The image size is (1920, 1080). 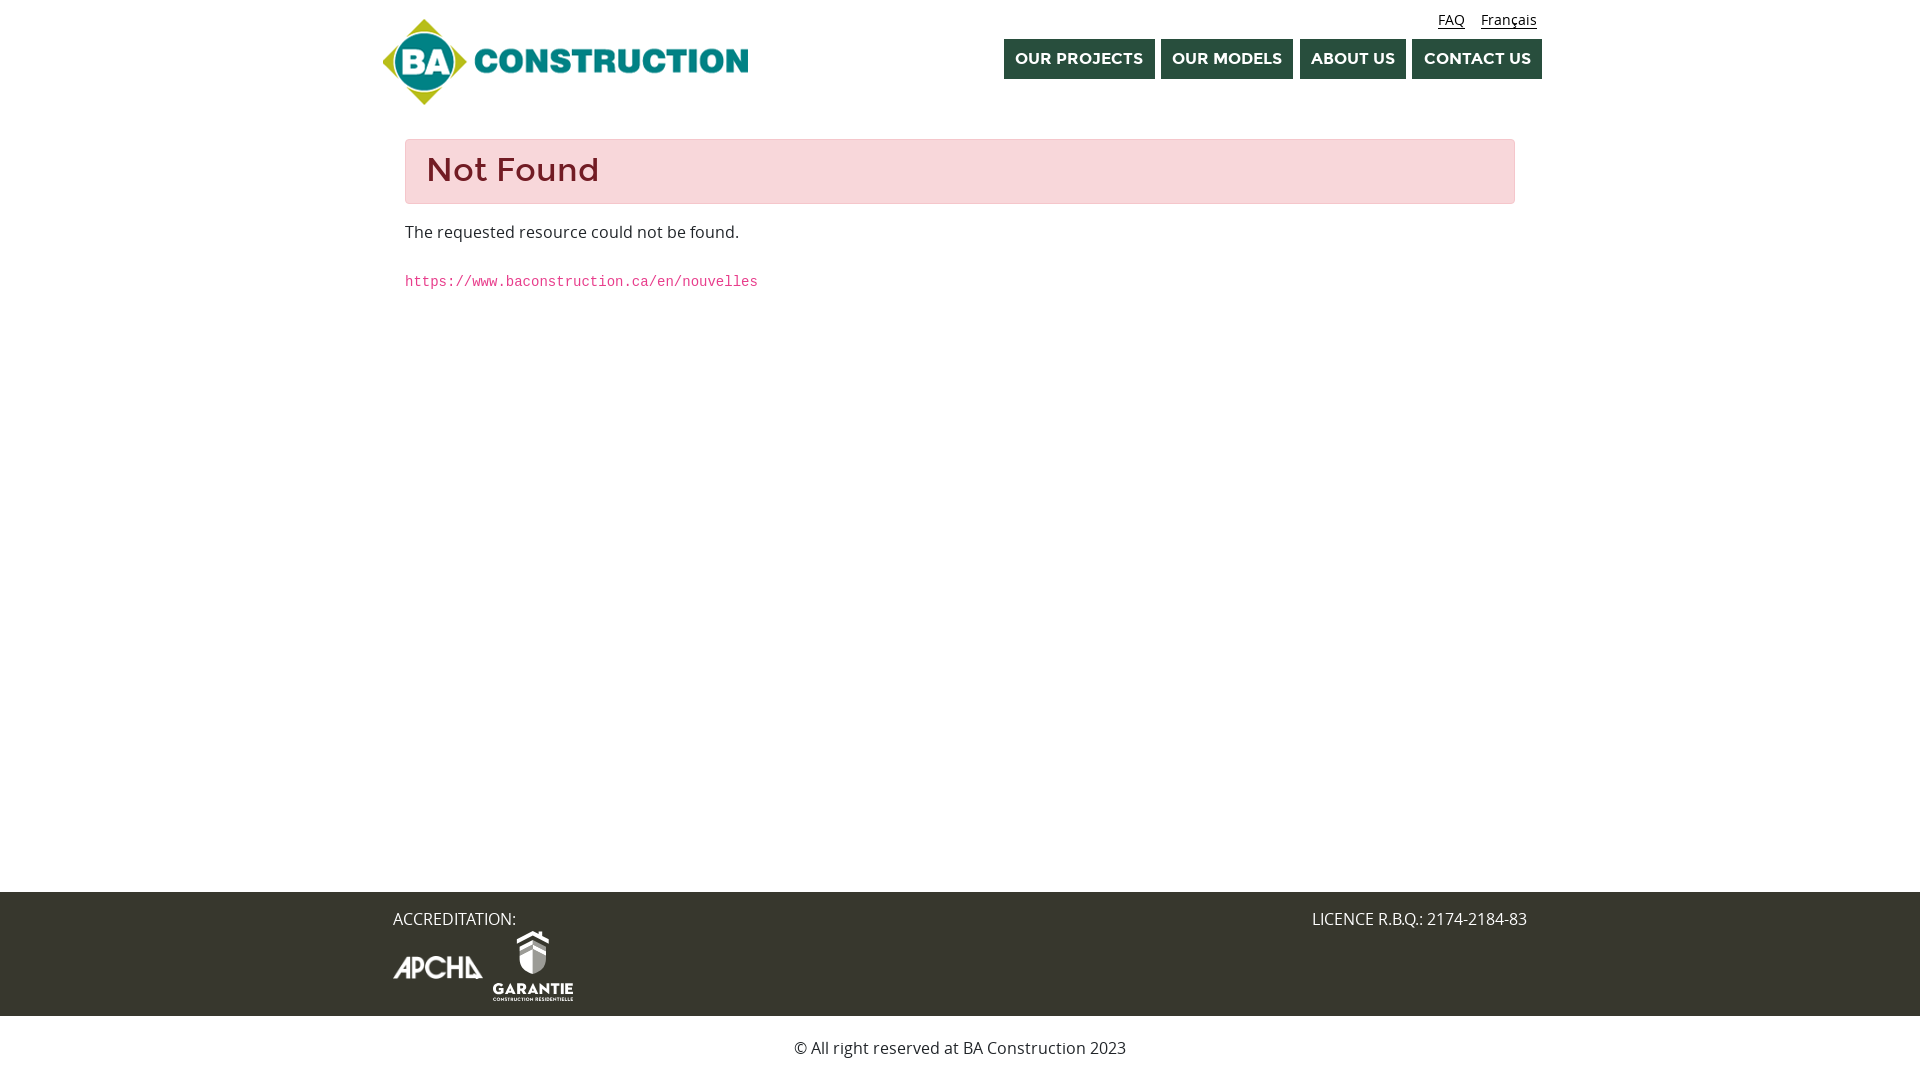 I want to click on 'OUR MODELS', so click(x=1226, y=57).